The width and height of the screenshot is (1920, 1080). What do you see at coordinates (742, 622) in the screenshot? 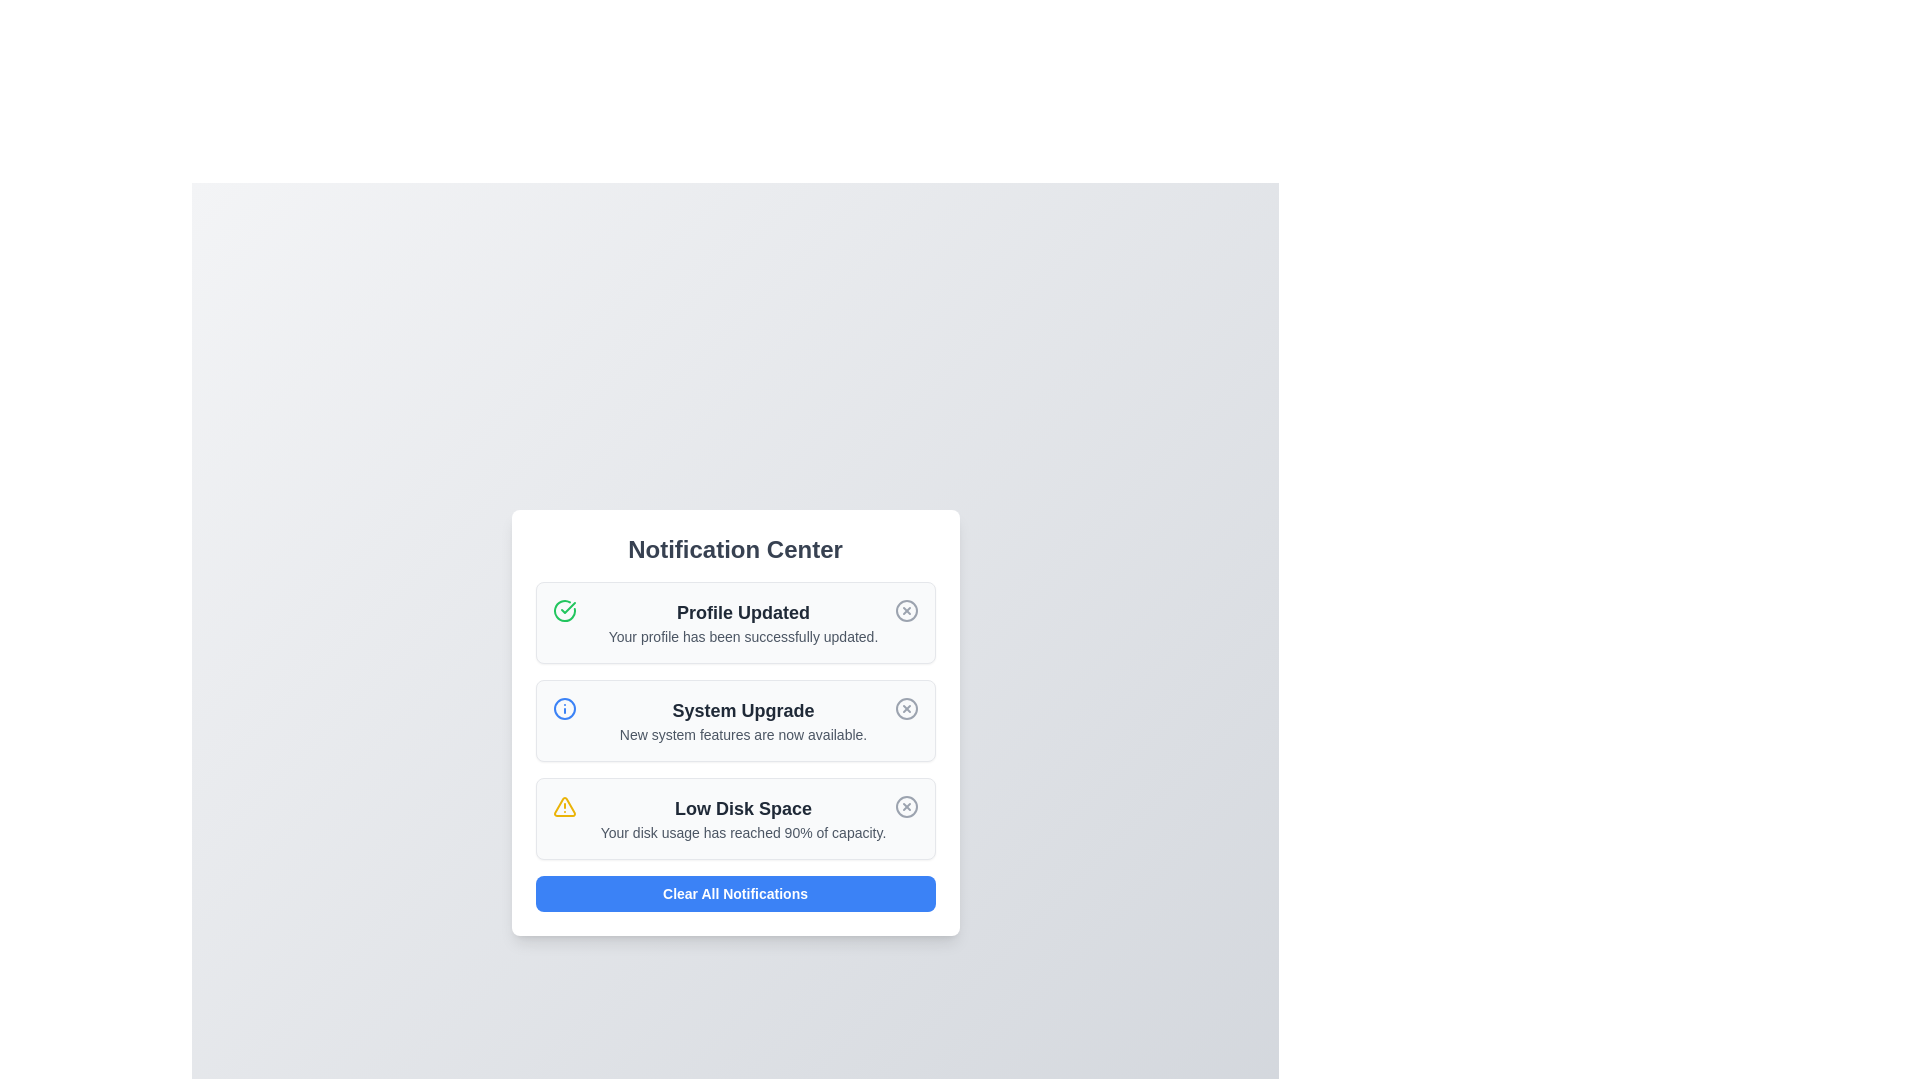
I see `notification message indicating that the profile update was successfully completed, located in the top notification area of the notification center` at bounding box center [742, 622].